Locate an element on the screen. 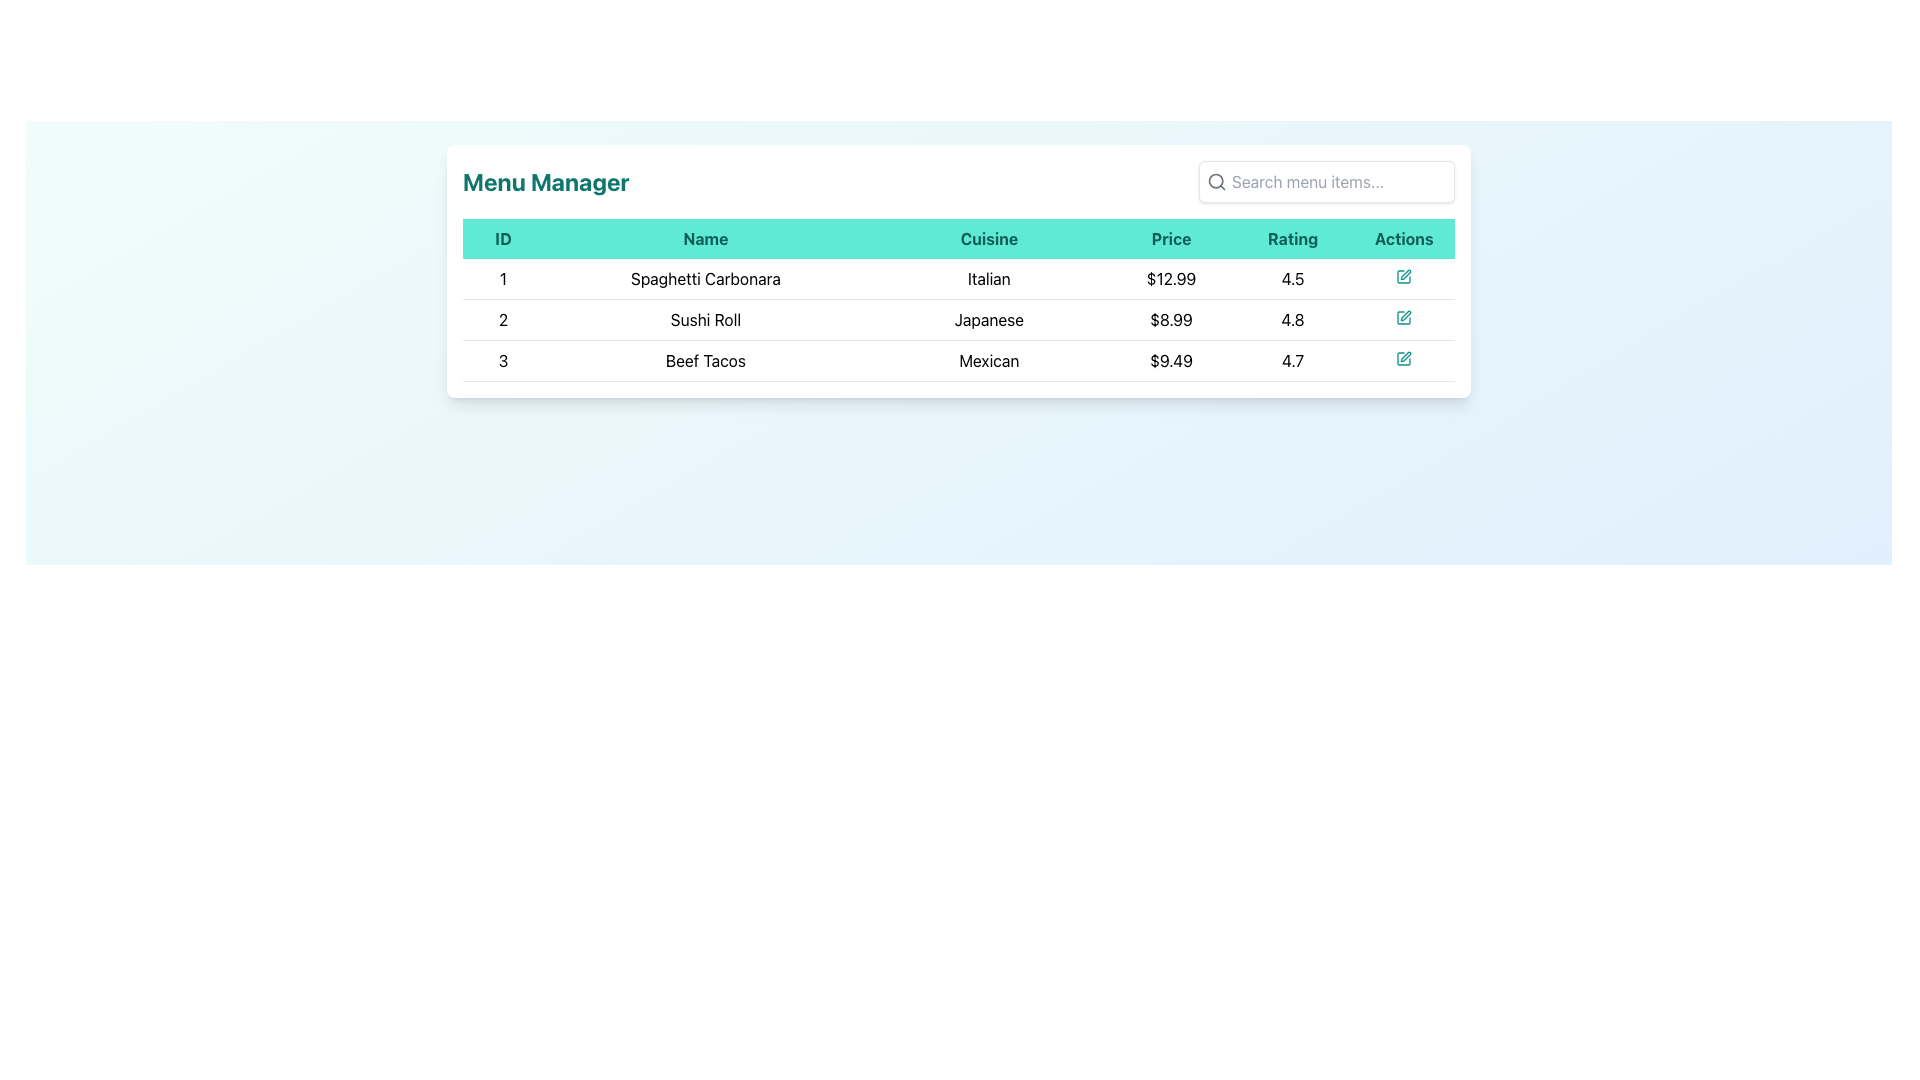  the Text Label displaying the price of the menu item 'Sushi Roll' located in the third column of the second row in the table is located at coordinates (1171, 319).